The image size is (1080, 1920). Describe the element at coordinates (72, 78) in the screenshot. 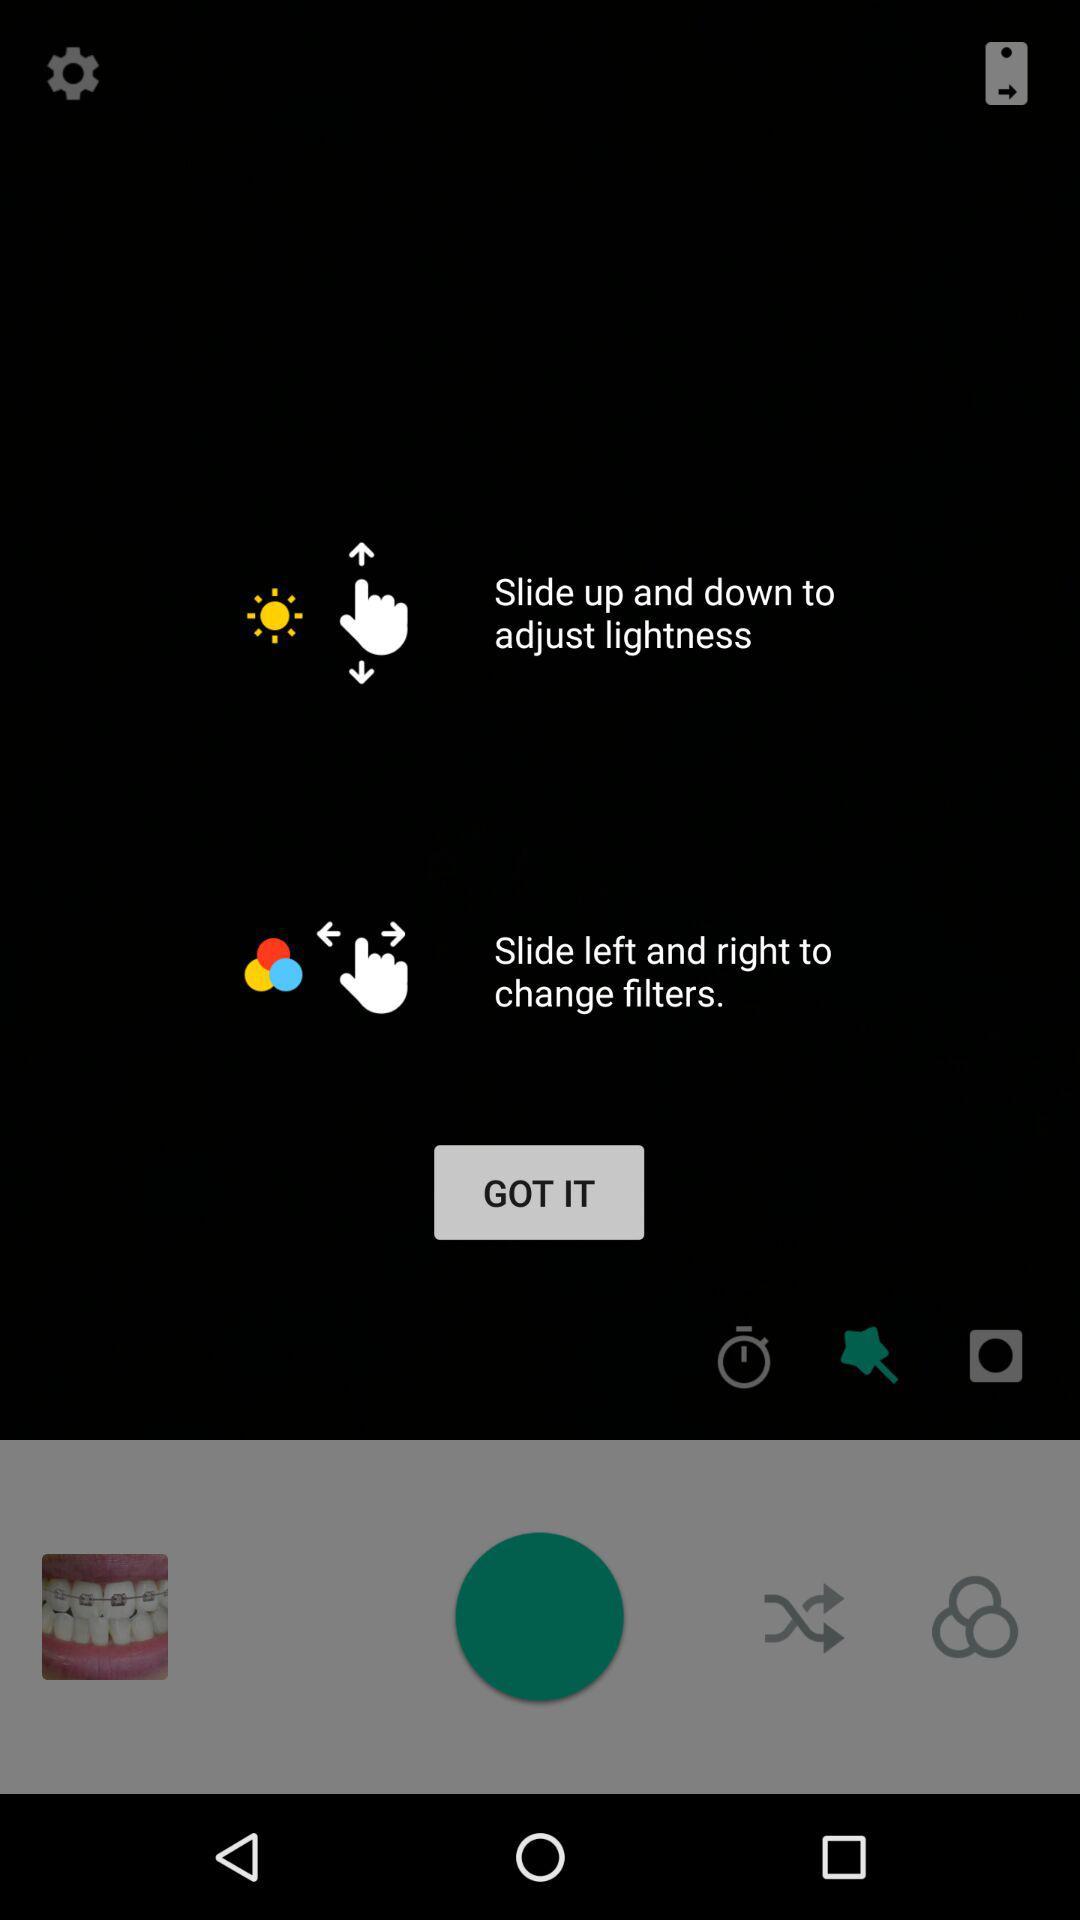

I see `the settings icon` at that location.